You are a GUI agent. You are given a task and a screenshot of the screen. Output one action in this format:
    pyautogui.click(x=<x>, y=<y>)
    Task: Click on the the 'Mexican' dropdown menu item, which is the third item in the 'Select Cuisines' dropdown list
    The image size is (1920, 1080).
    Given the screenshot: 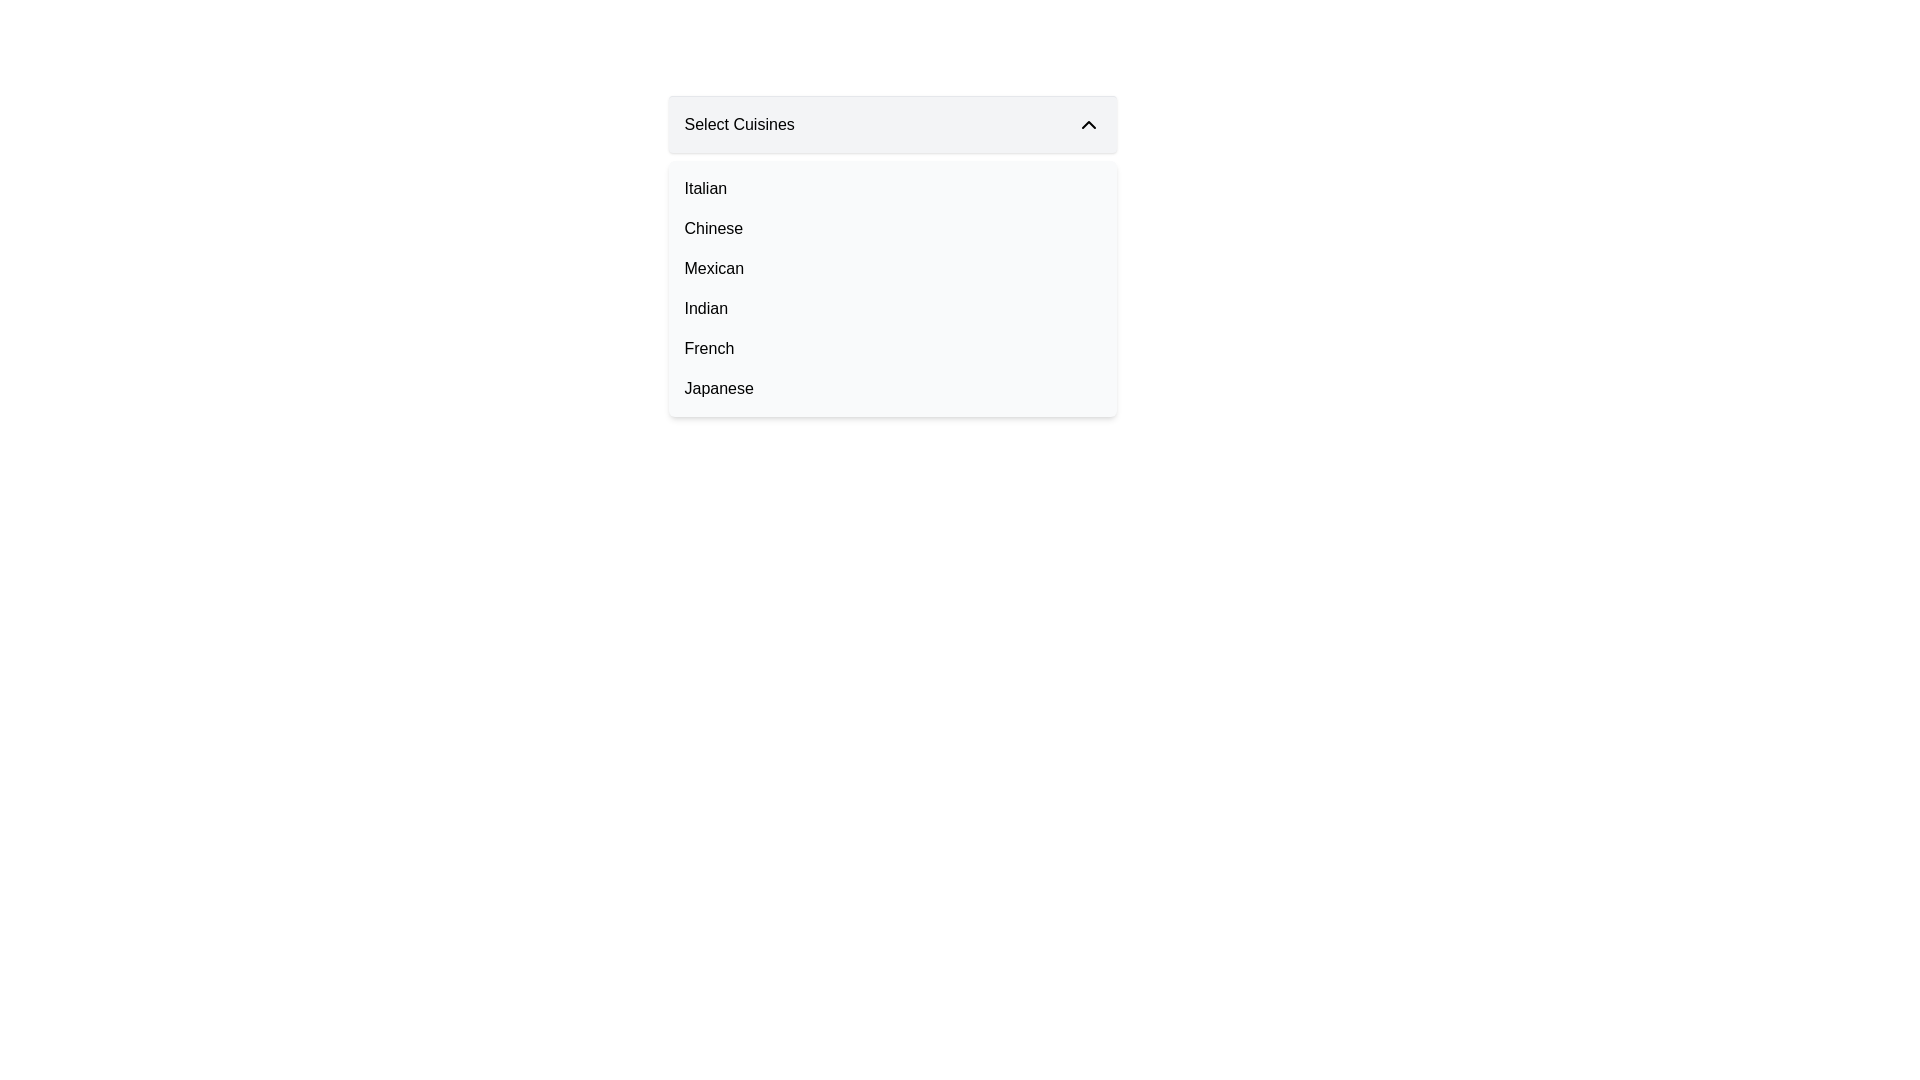 What is the action you would take?
    pyautogui.click(x=714, y=268)
    